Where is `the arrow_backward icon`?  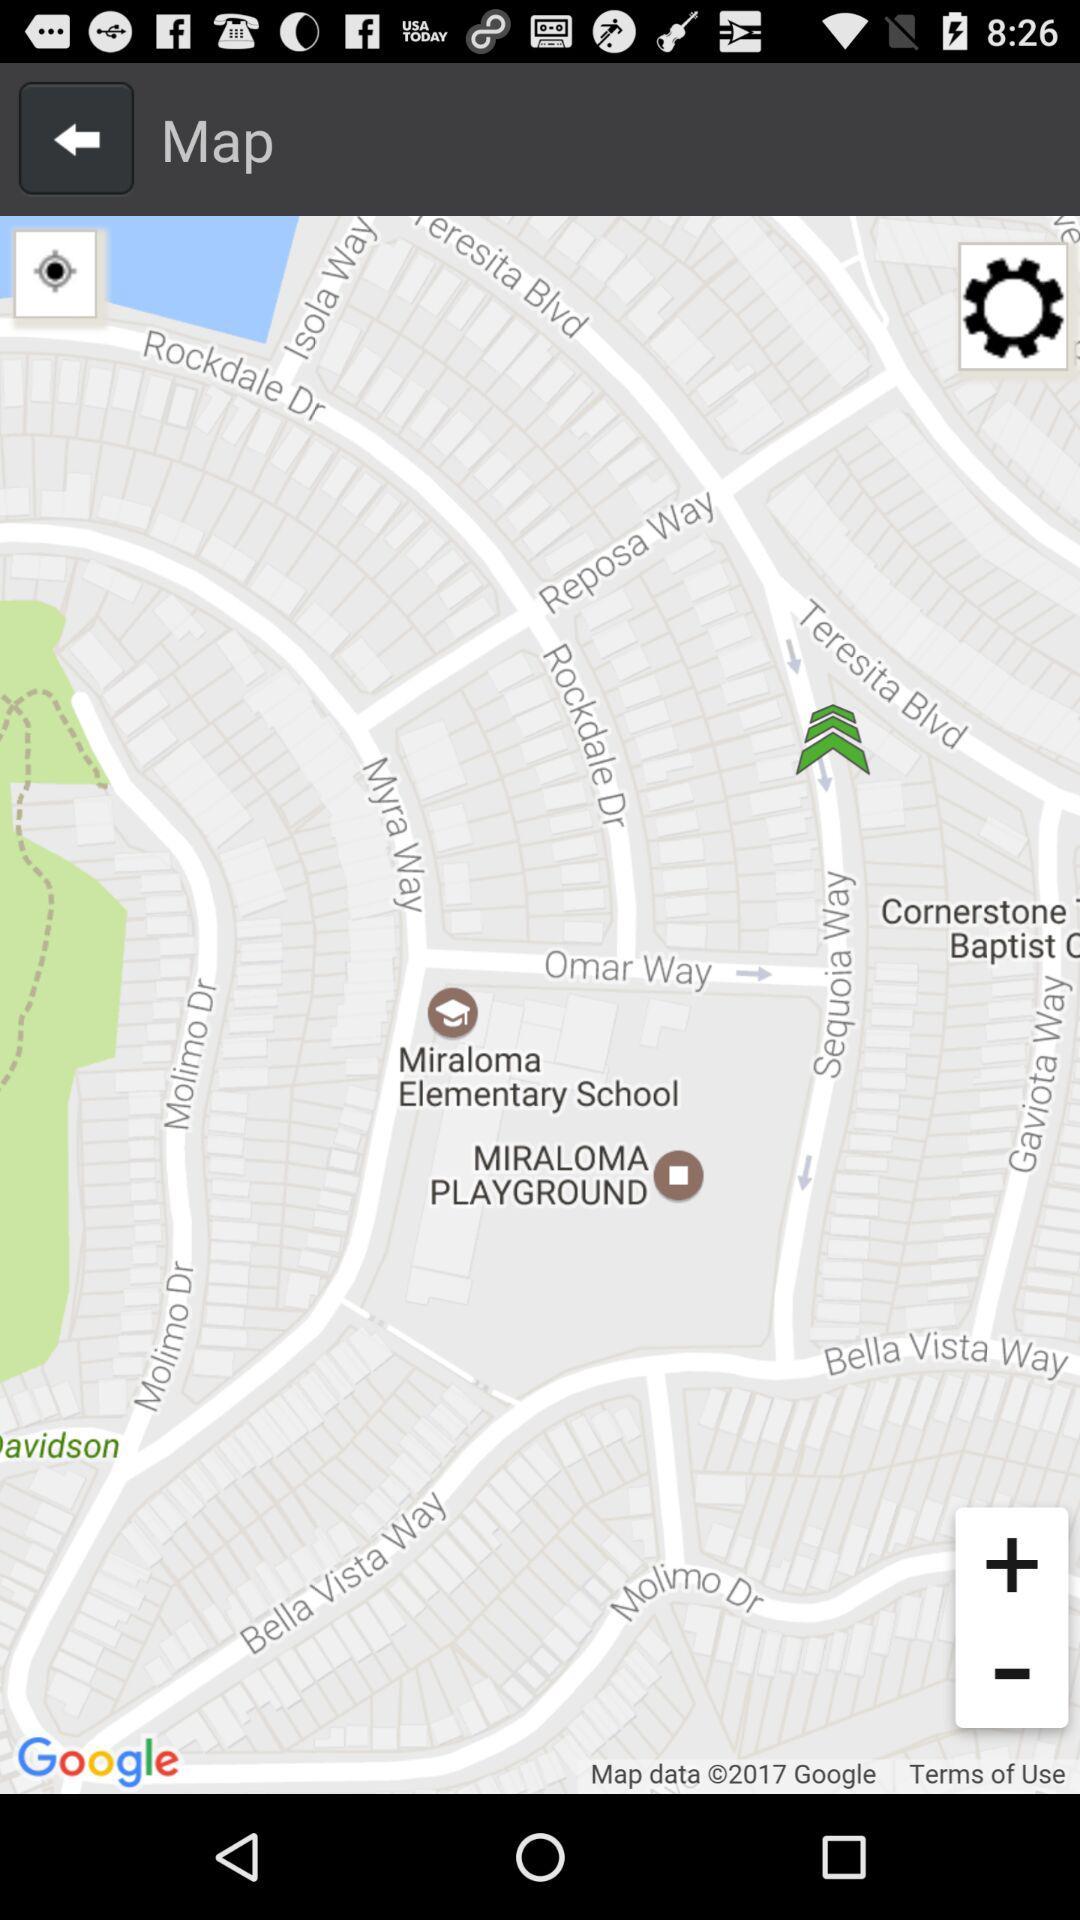
the arrow_backward icon is located at coordinates (75, 148).